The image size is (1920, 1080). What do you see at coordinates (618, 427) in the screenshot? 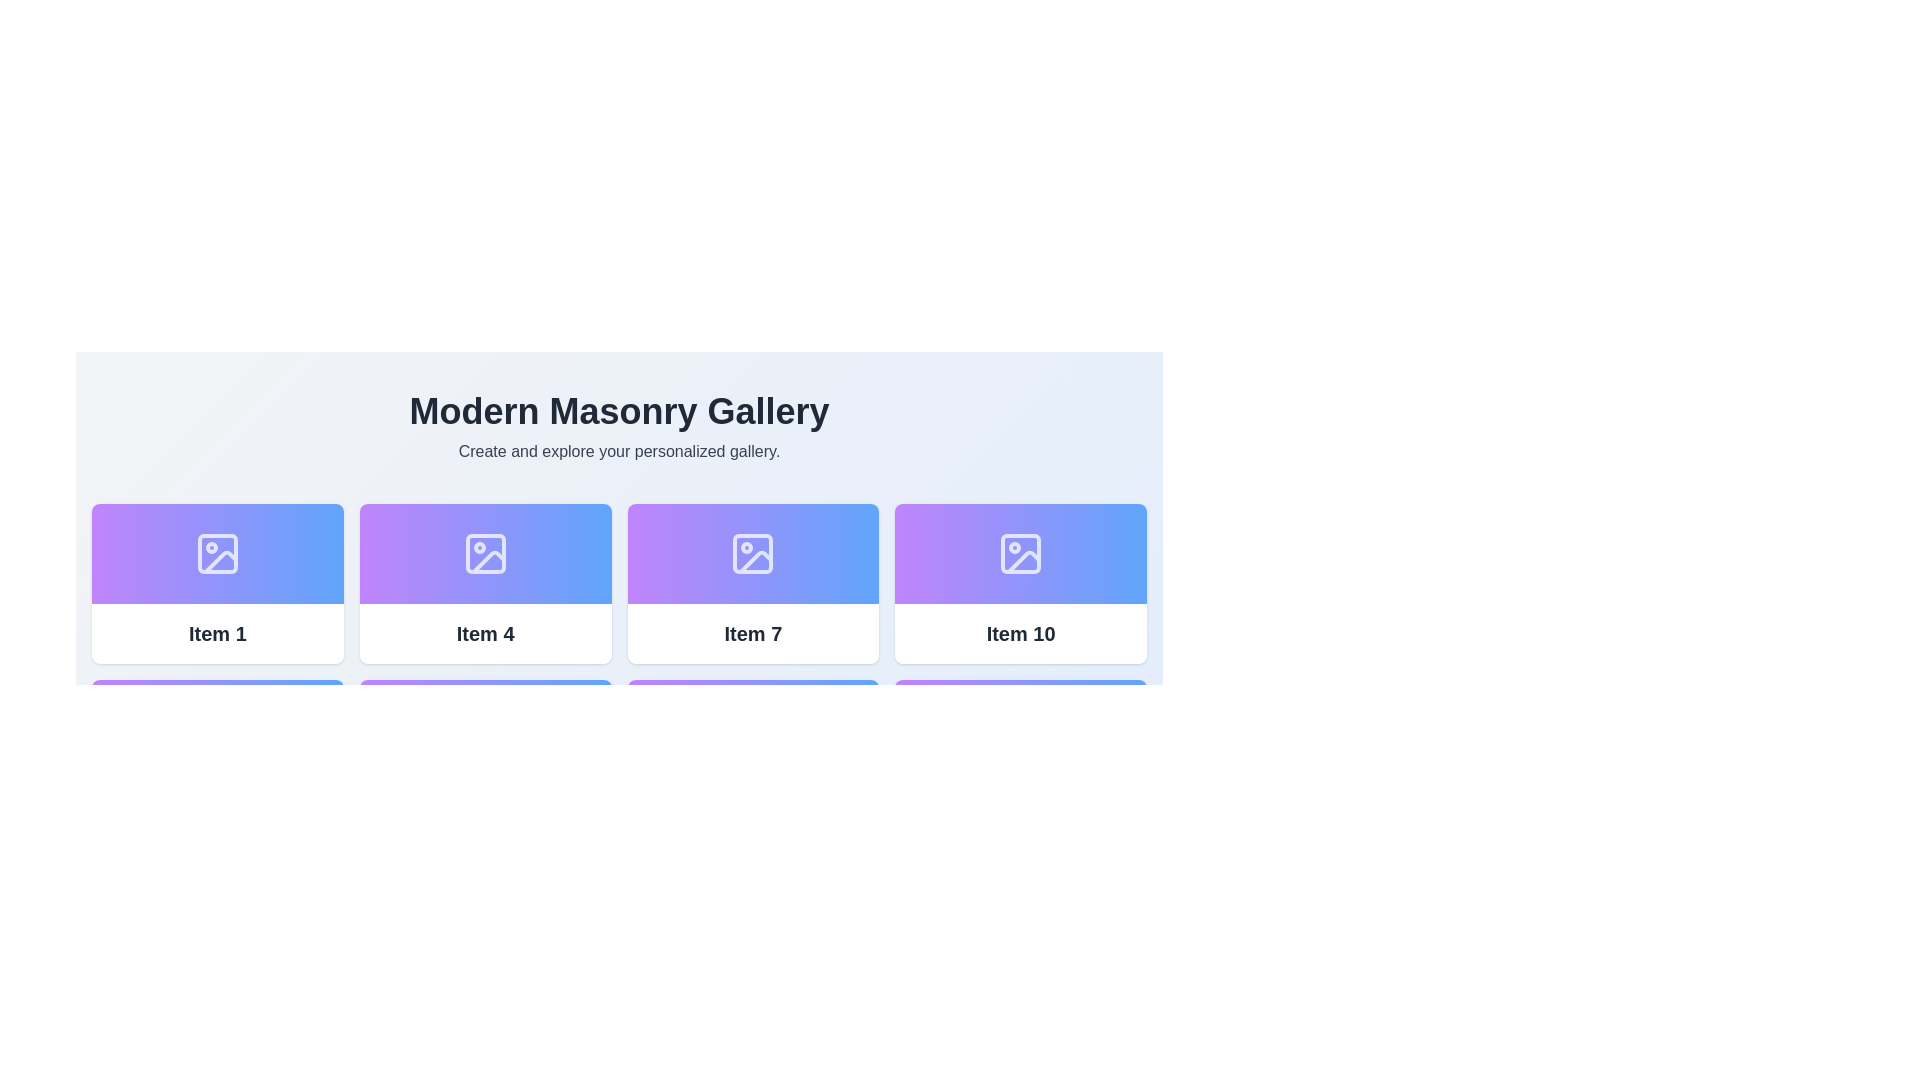
I see `the section header titled 'Modern Masonry Gallery' that contains the subtitle 'Create and explore your personalized gallery.'` at bounding box center [618, 427].